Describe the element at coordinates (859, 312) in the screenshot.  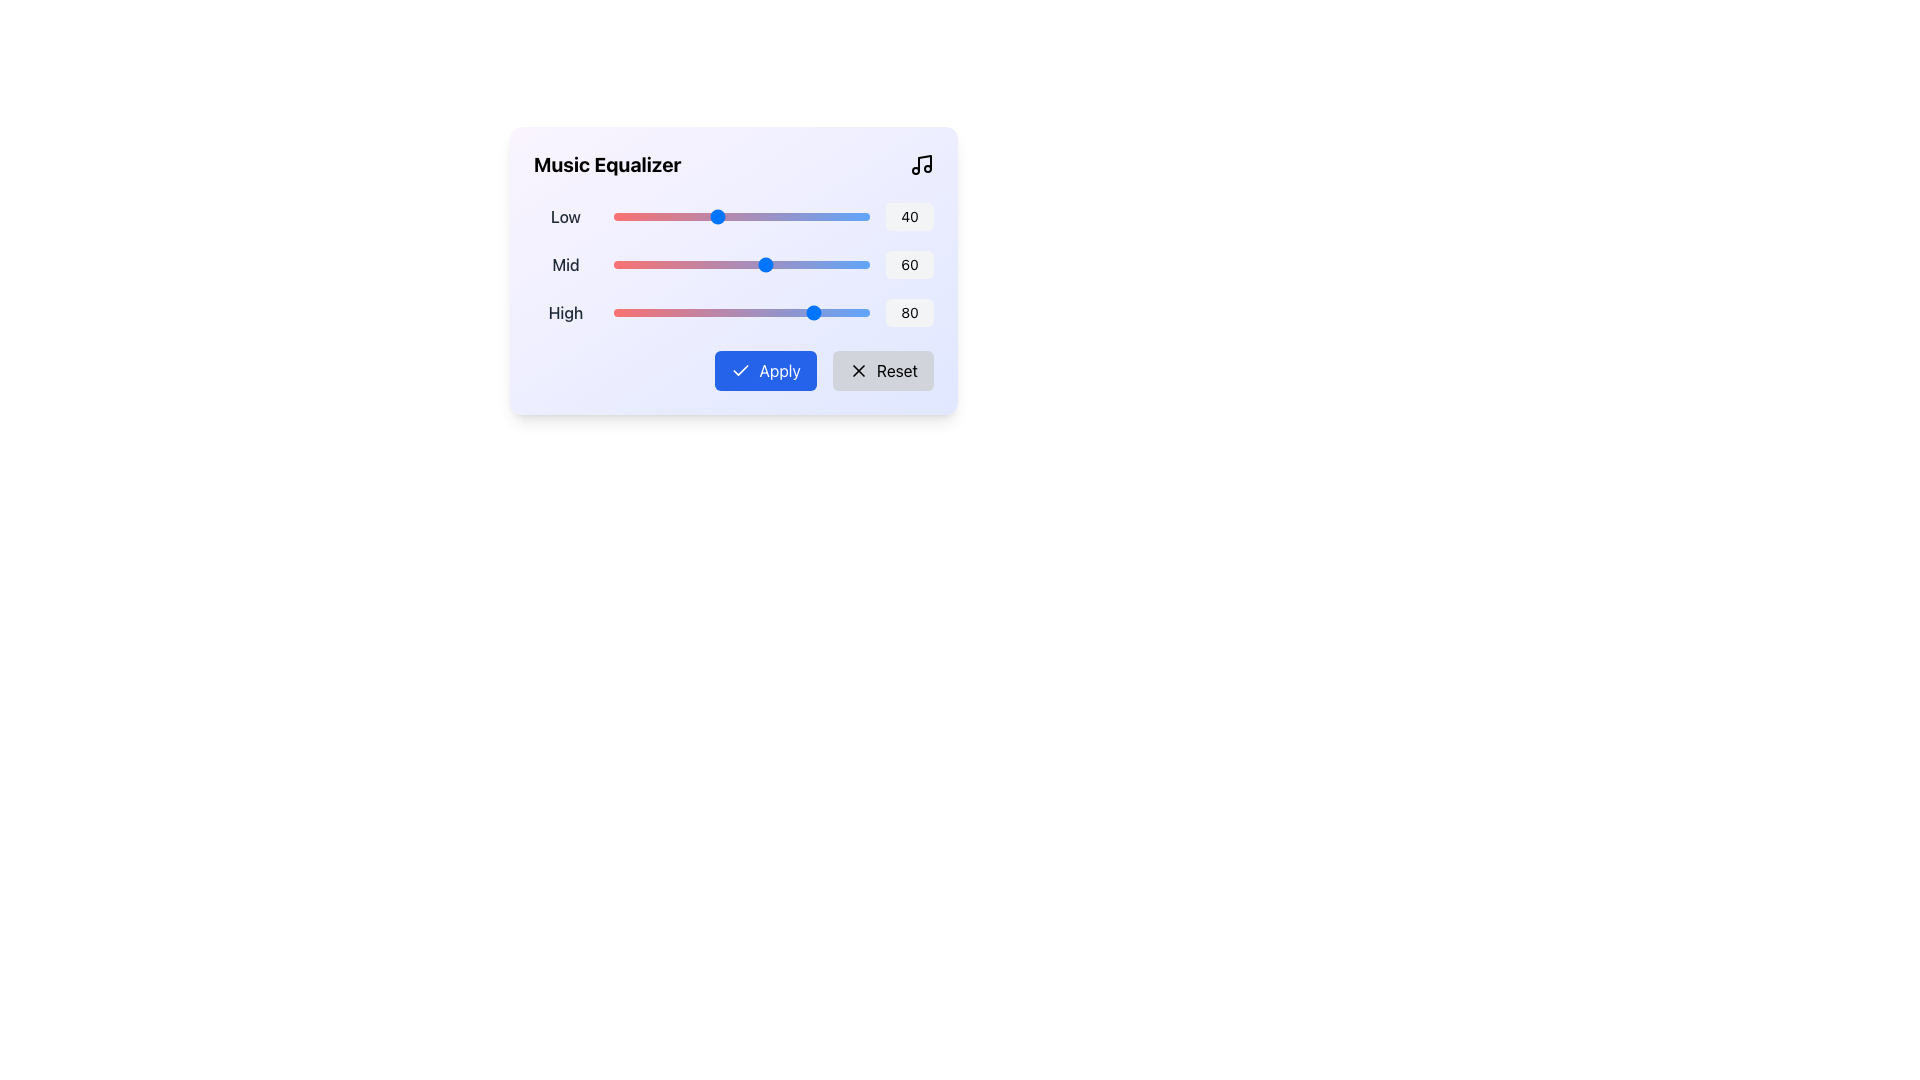
I see `the 'High' audio frequency` at that location.